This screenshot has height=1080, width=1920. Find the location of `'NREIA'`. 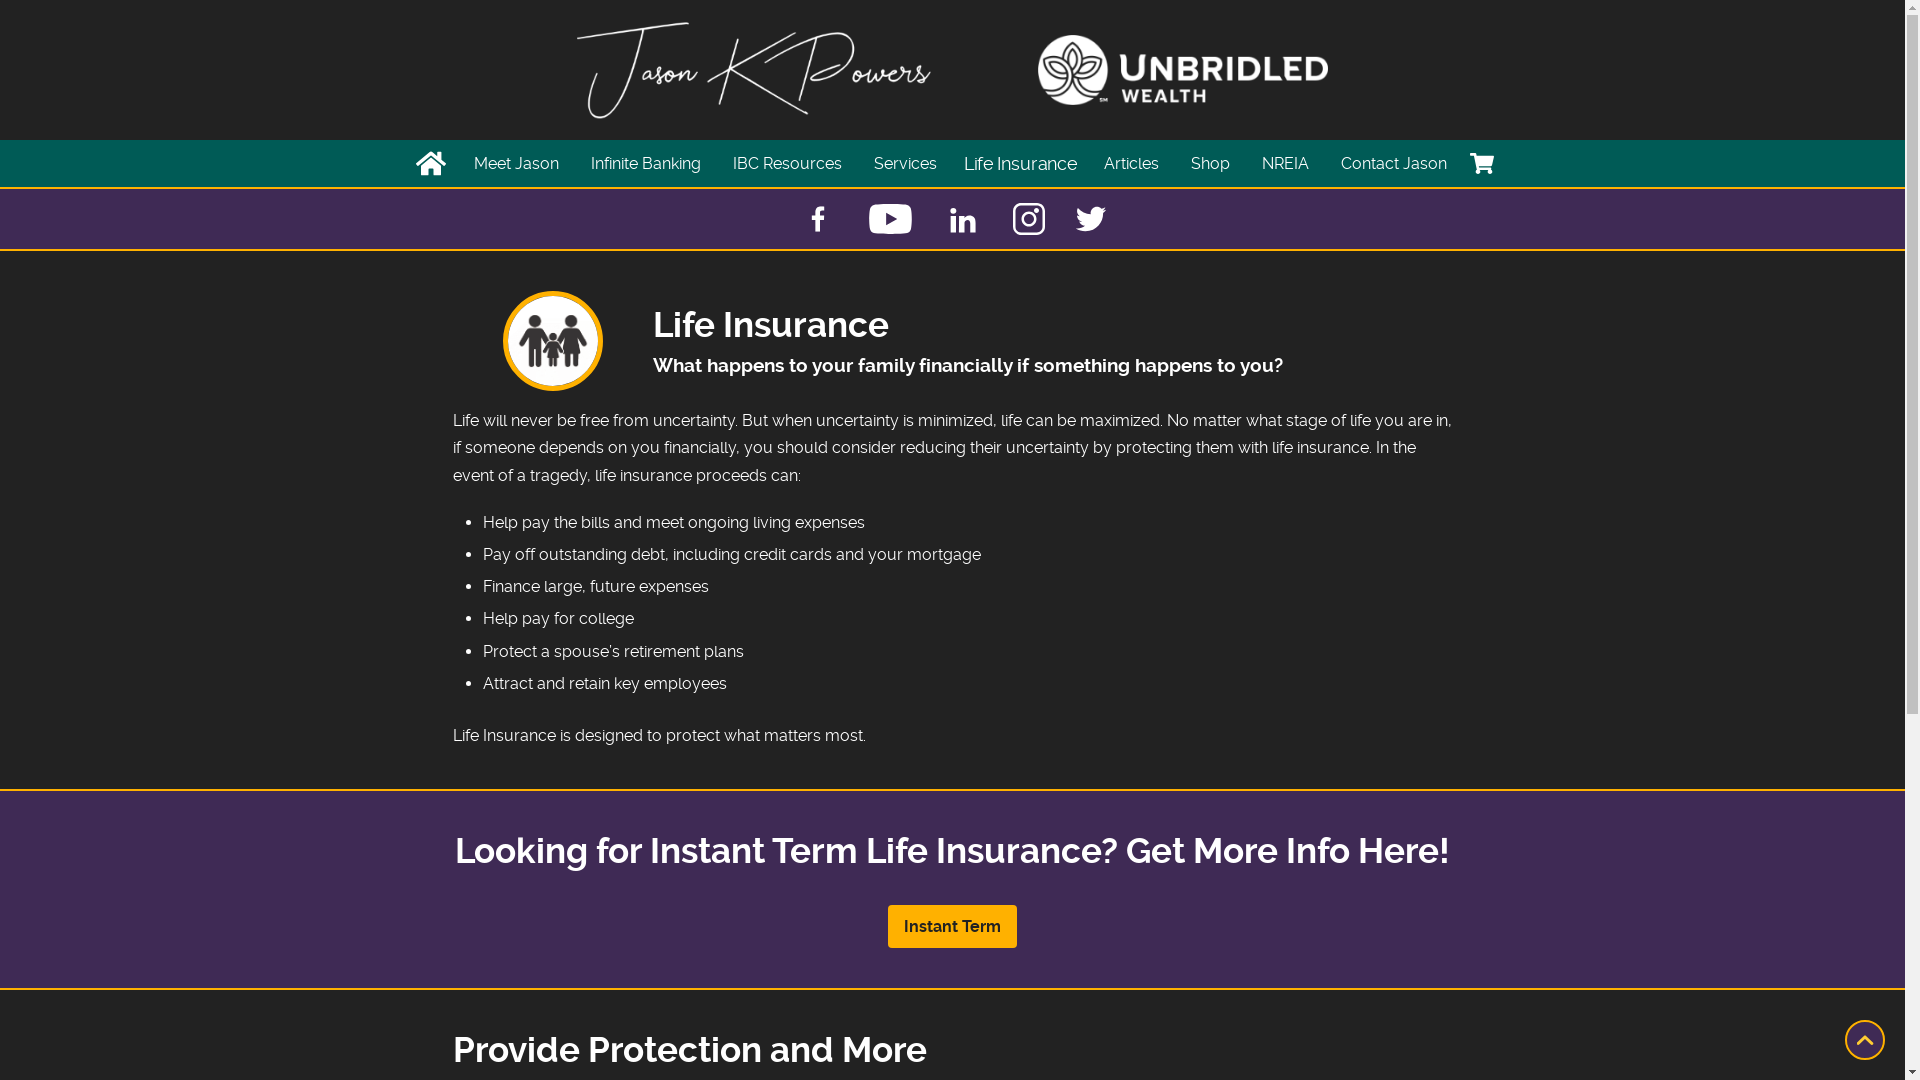

'NREIA' is located at coordinates (1285, 162).